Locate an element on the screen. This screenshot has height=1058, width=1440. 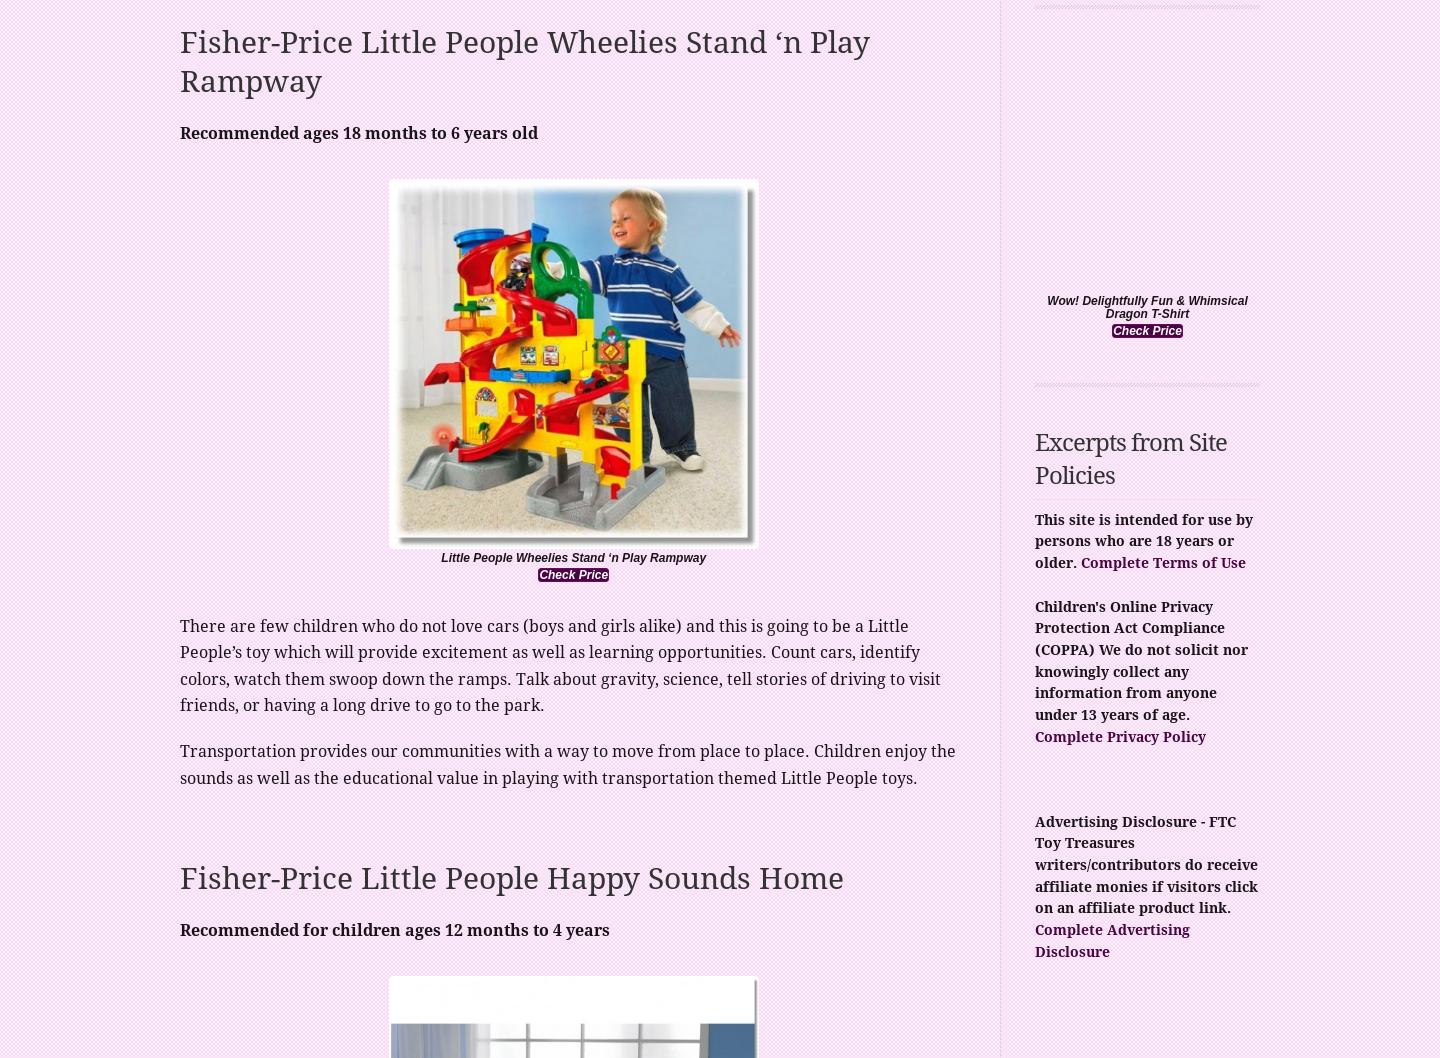
'Advertising Disclosure - FTC Toy Treasures writers/contributors do receive affiliate monies if visitors click on an affiliate product link.' is located at coordinates (1035, 863).